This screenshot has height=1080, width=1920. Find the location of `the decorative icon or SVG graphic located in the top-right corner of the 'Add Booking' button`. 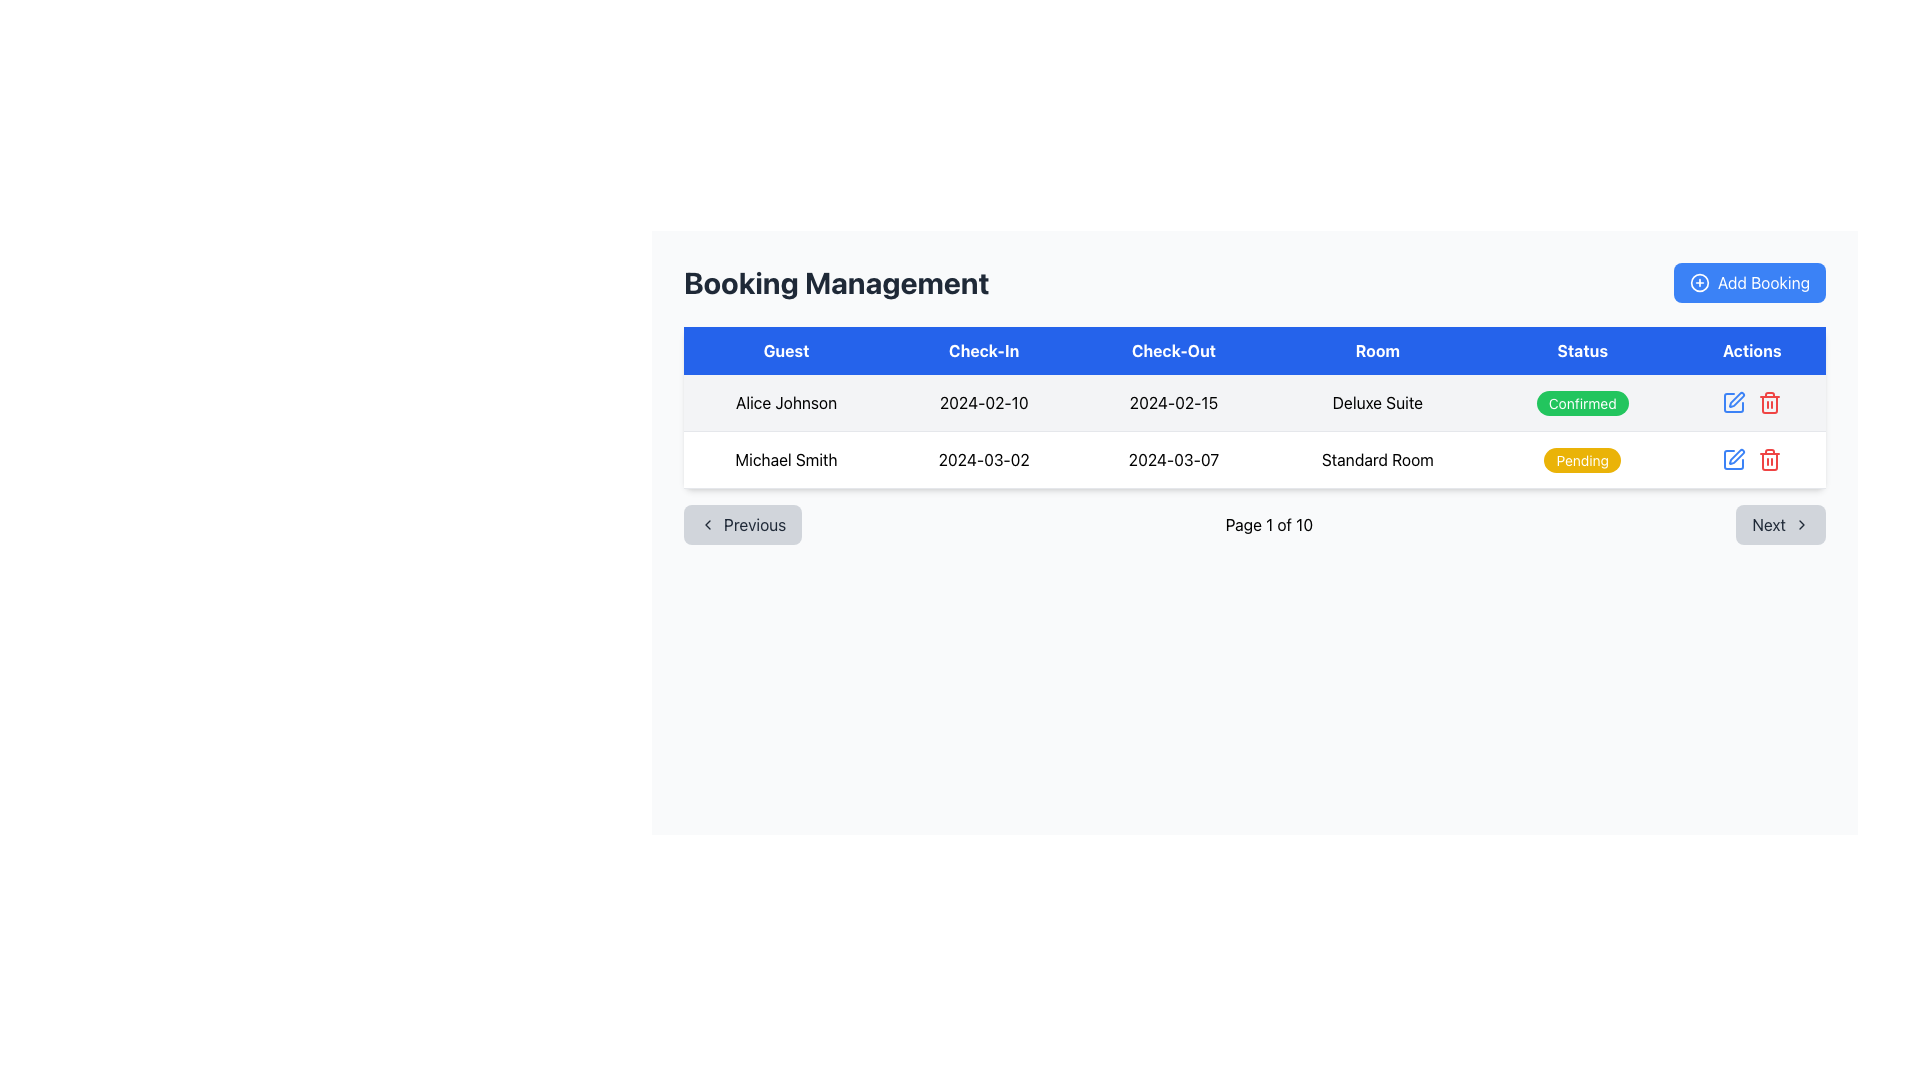

the decorative icon or SVG graphic located in the top-right corner of the 'Add Booking' button is located at coordinates (1698, 282).